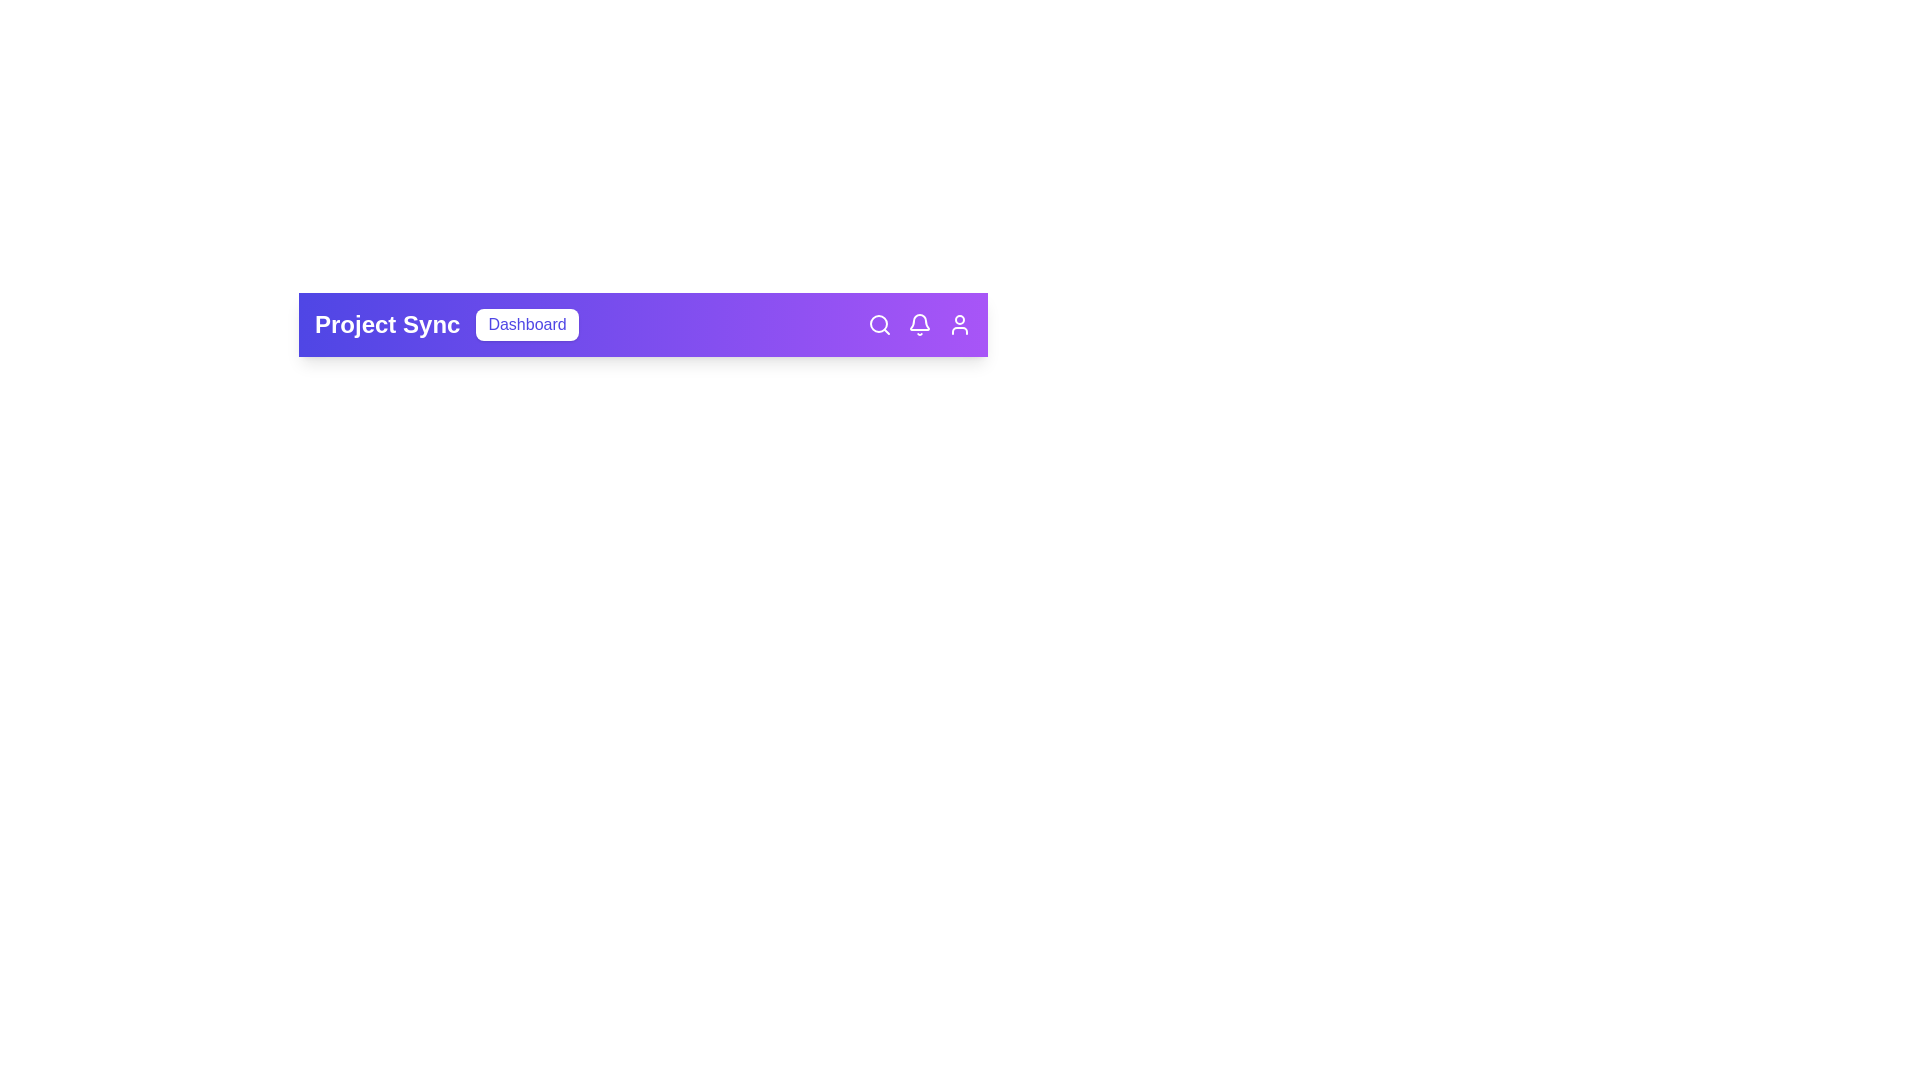  Describe the element at coordinates (879, 323) in the screenshot. I see `the 'Search' icon in the EnhancedAppBar` at that location.